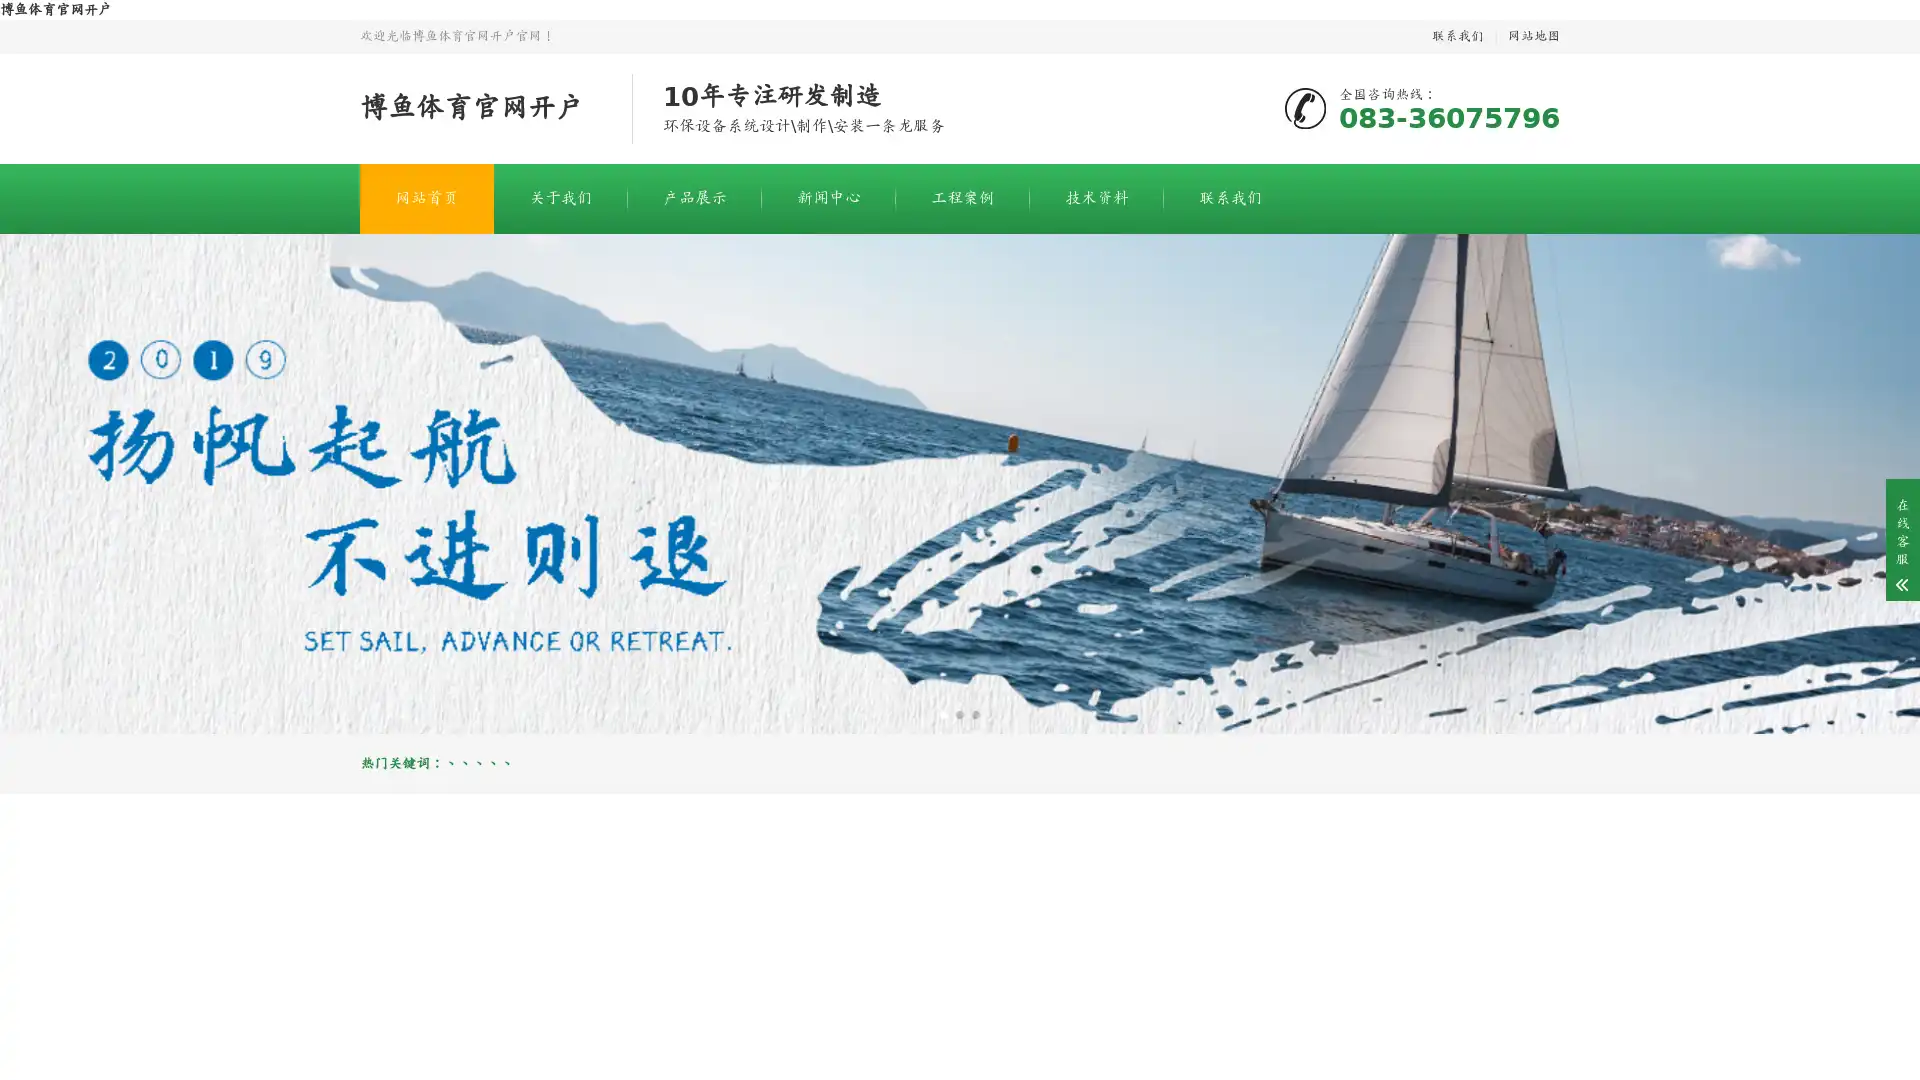 The width and height of the screenshot is (1920, 1080). I want to click on Go to slide 1, so click(943, 713).